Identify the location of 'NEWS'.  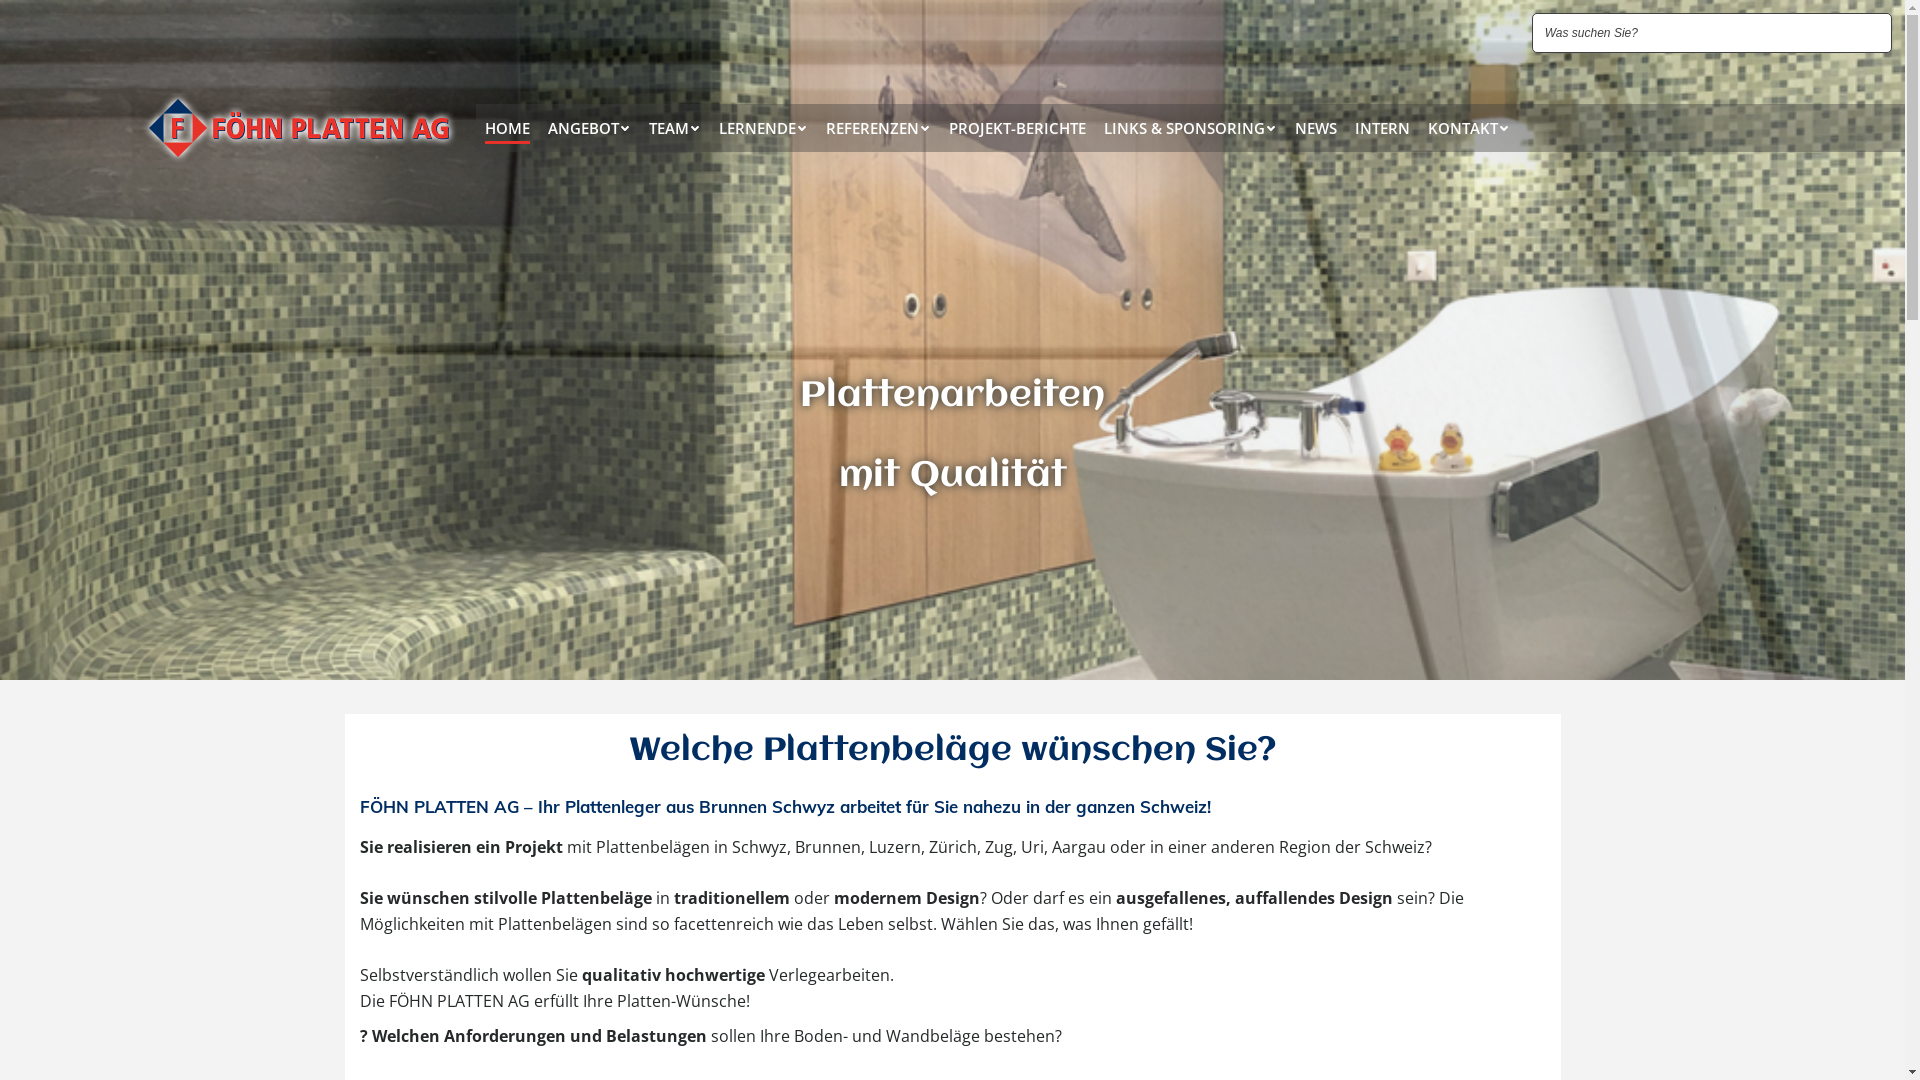
(1315, 128).